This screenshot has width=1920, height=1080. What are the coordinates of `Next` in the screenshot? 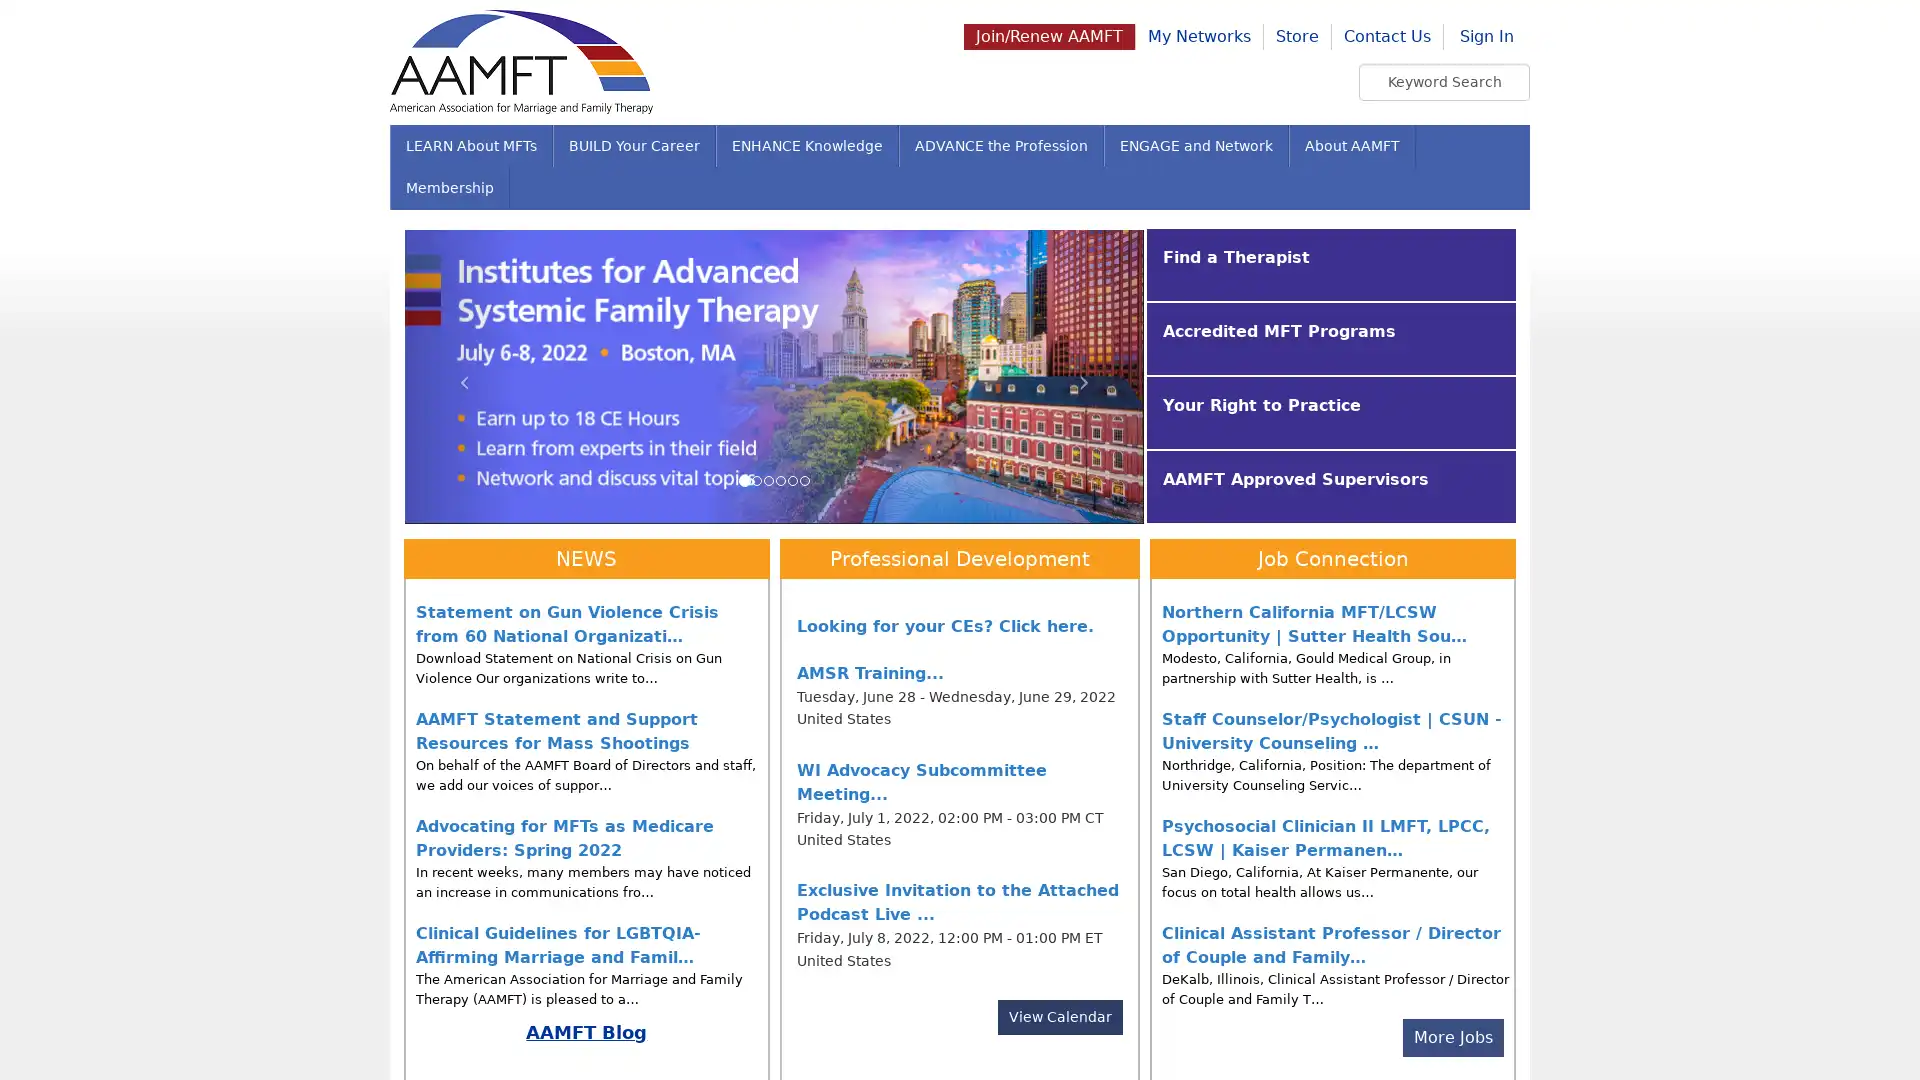 It's located at (1087, 375).